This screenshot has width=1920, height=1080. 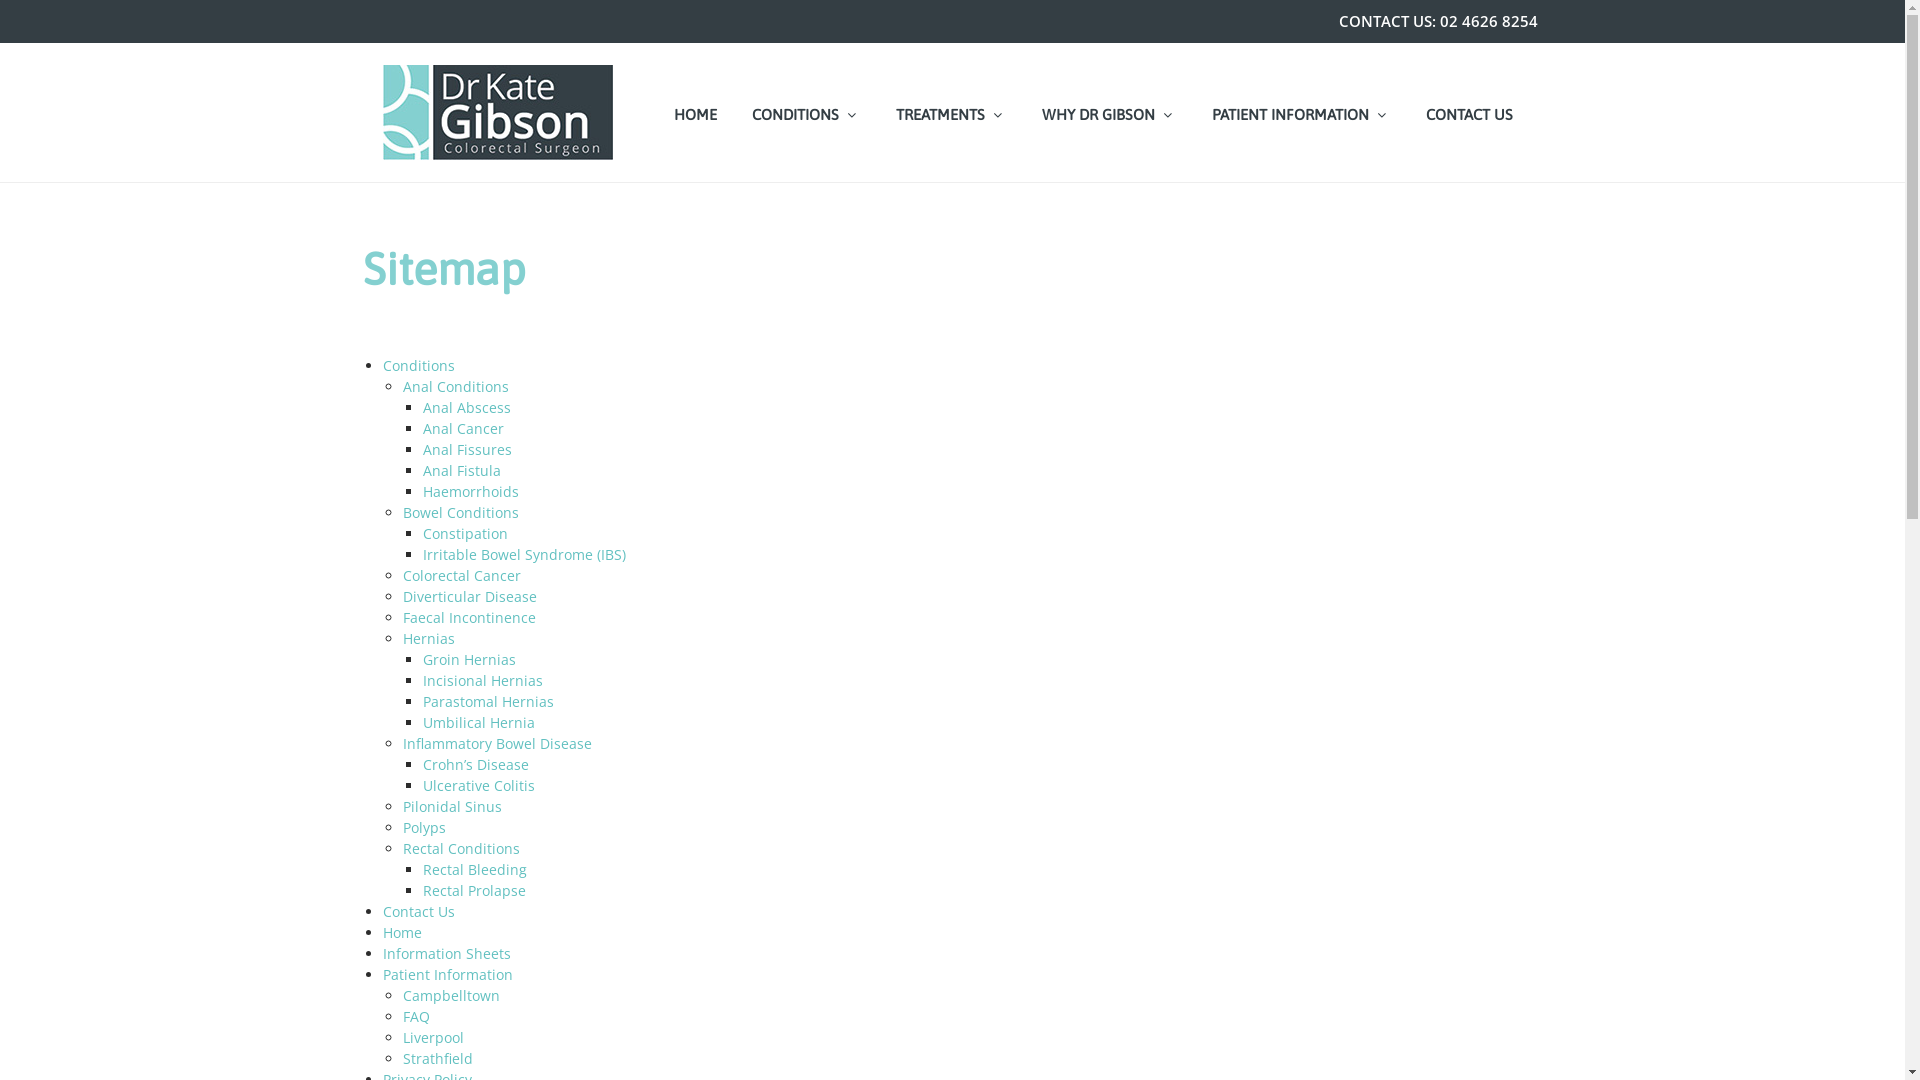 I want to click on 'Contact Us', so click(x=416, y=911).